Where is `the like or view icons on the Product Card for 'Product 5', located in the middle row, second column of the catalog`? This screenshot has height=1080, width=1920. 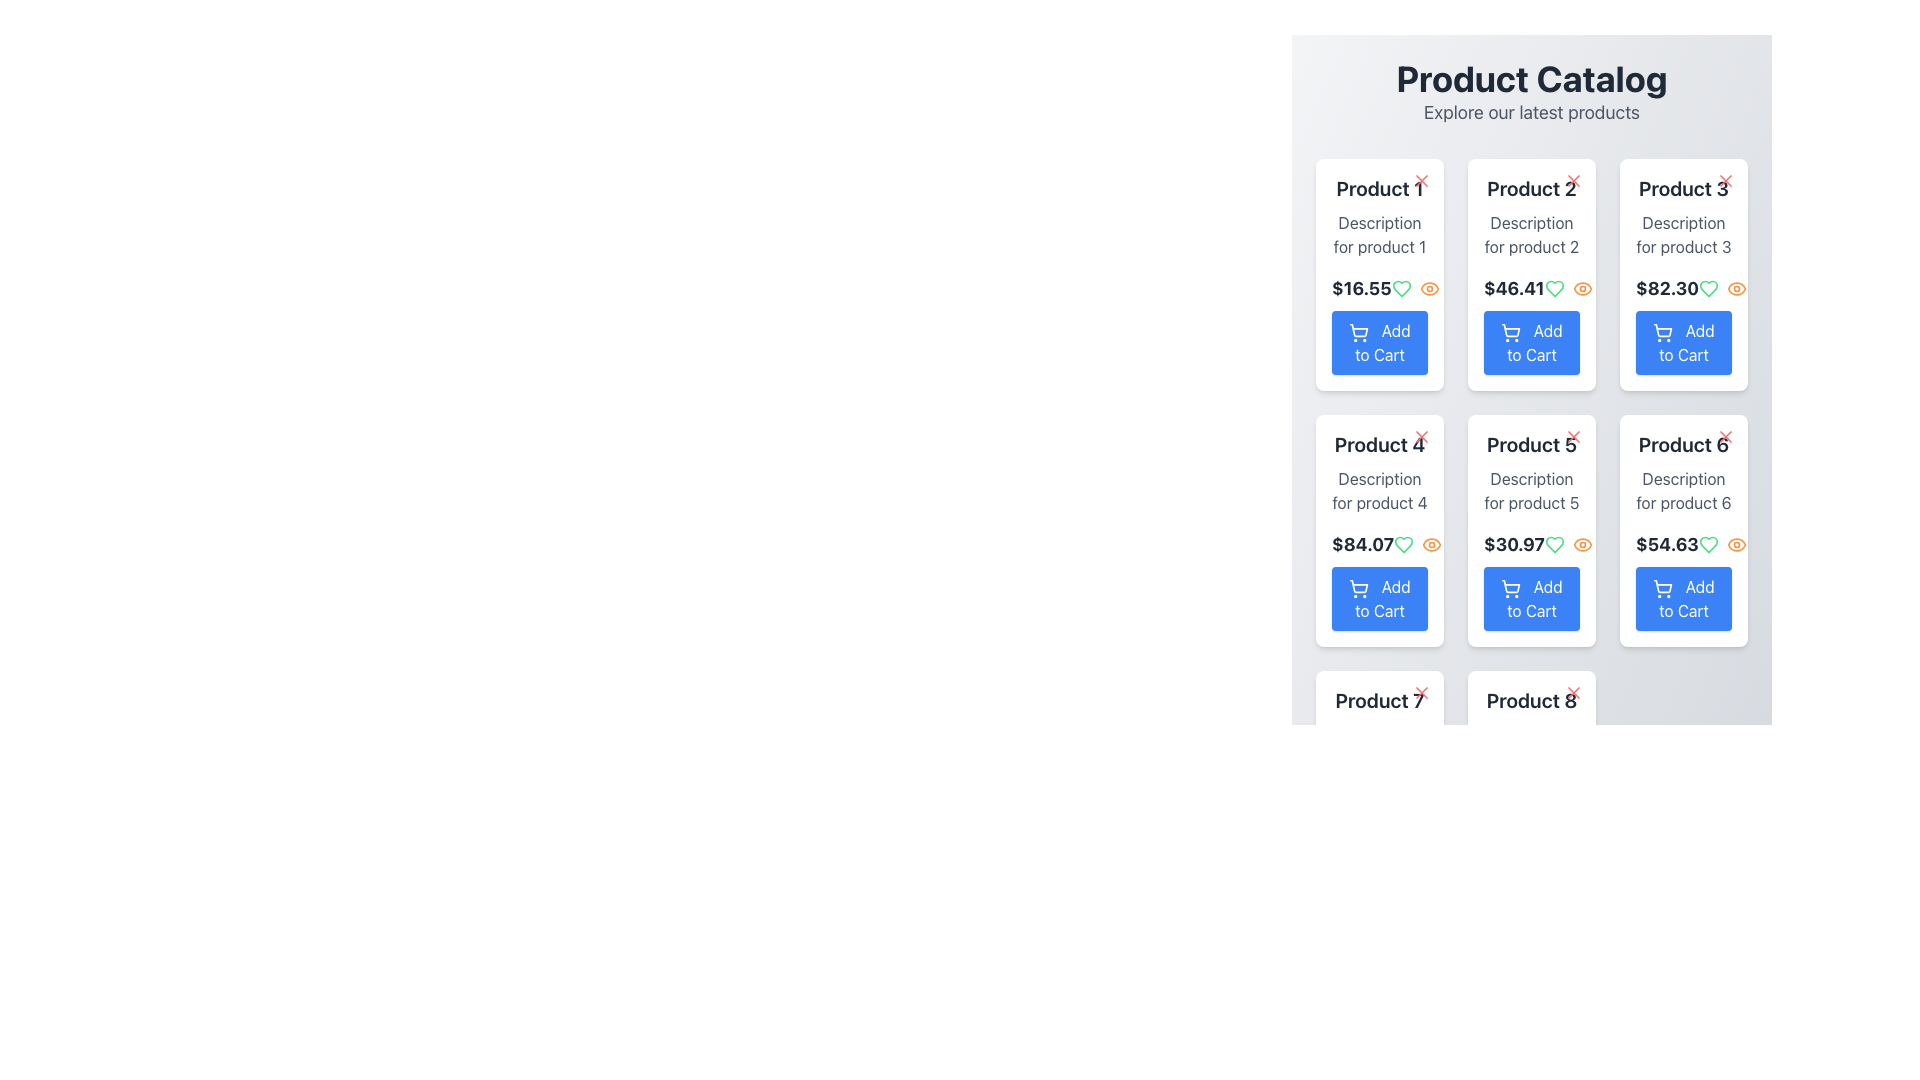 the like or view icons on the Product Card for 'Product 5', located in the middle row, second column of the catalog is located at coordinates (1530, 530).